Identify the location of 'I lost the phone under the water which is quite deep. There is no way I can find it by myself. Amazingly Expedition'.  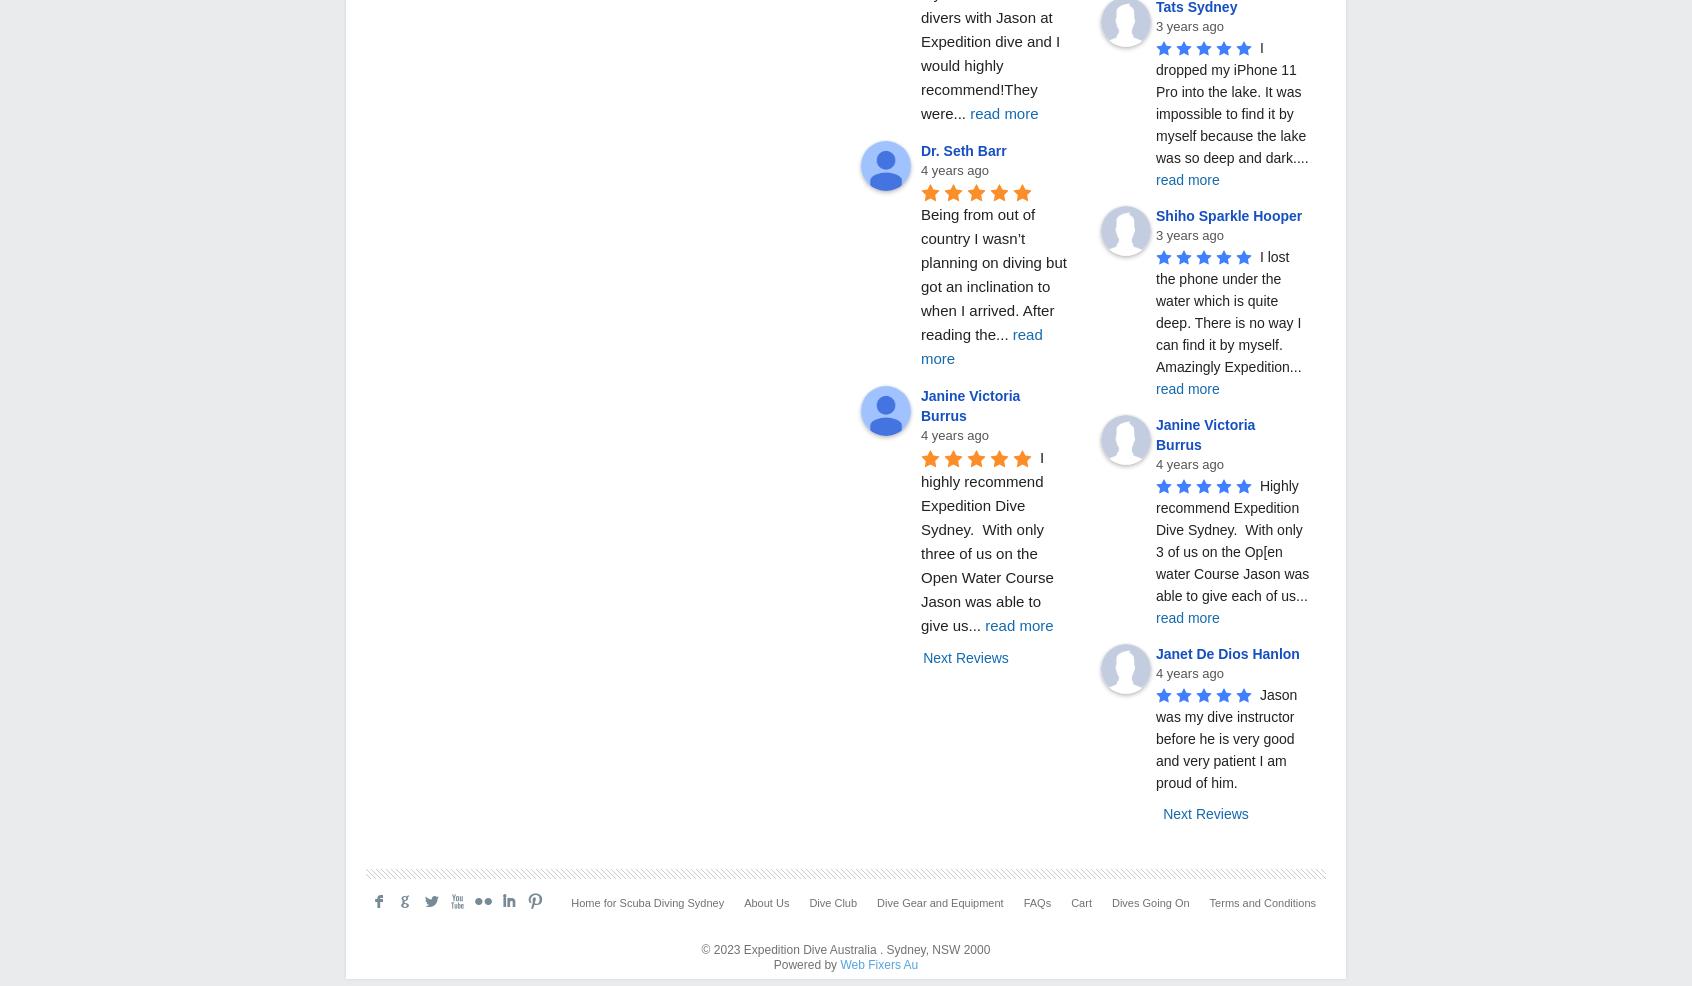
(1154, 310).